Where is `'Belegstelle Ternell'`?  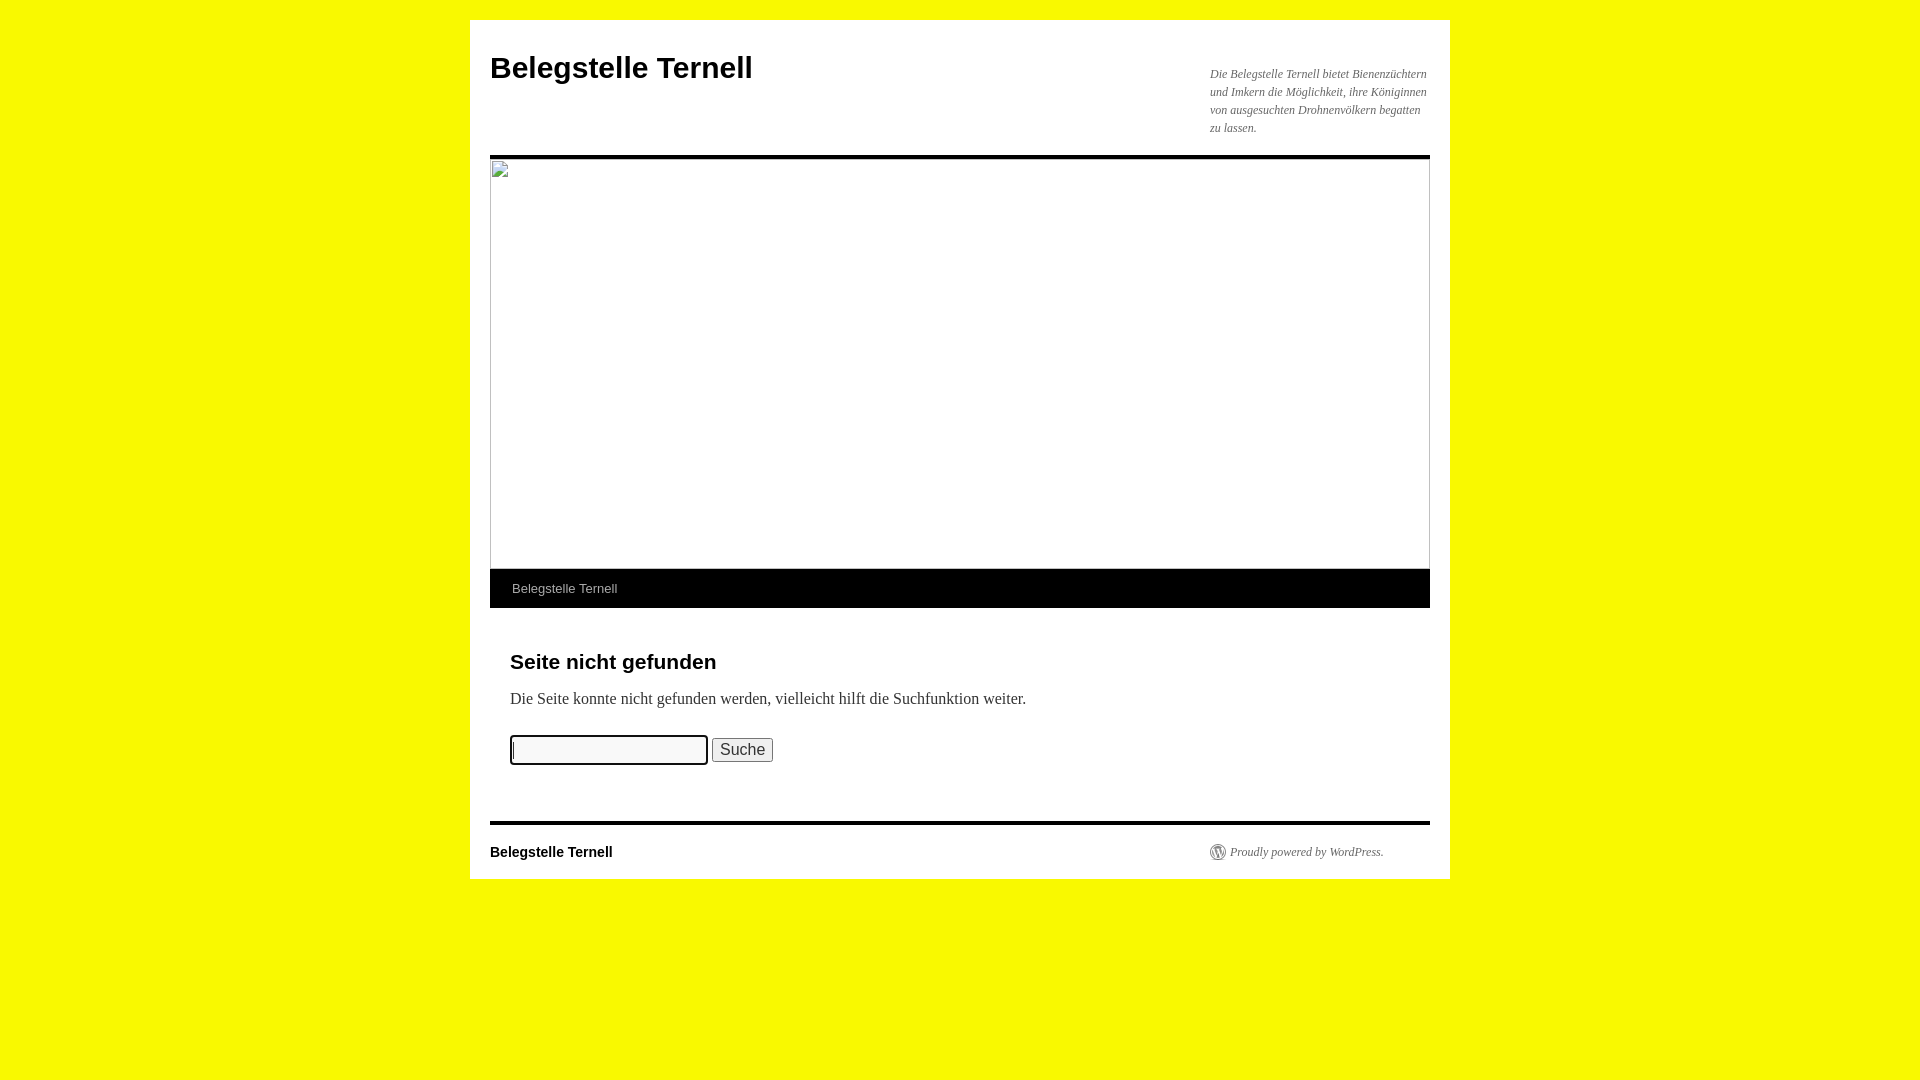 'Belegstelle Ternell' is located at coordinates (551, 852).